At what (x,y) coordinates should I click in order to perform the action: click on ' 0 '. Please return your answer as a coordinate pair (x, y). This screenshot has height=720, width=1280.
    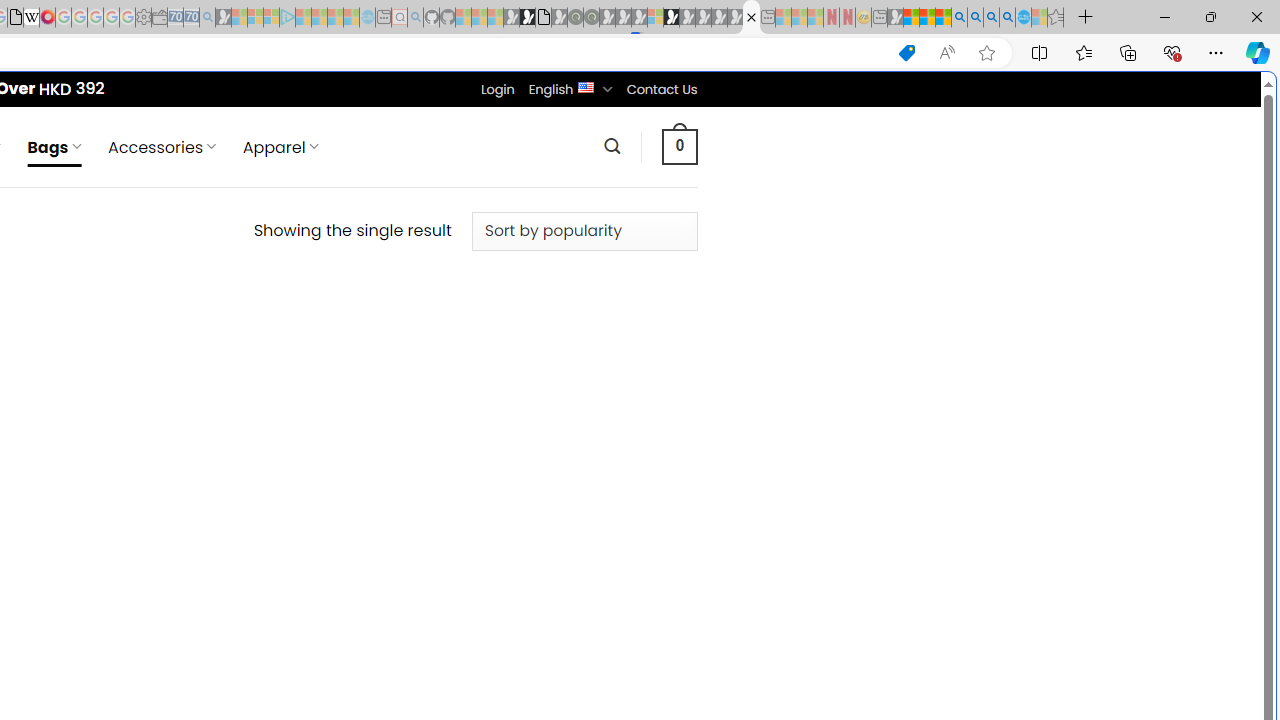
    Looking at the image, I should click on (679, 145).